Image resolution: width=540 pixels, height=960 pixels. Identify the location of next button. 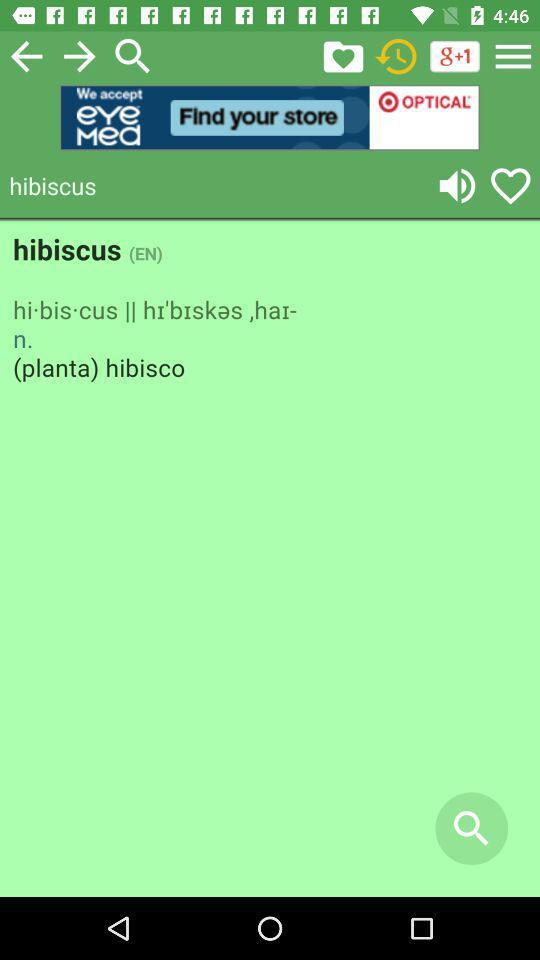
(78, 55).